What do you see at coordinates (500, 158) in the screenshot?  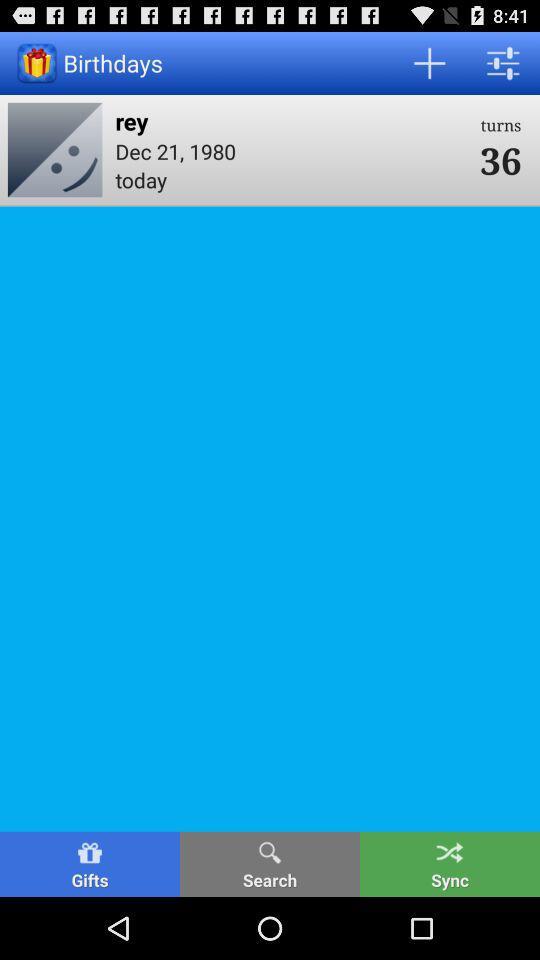 I see `the 36 item` at bounding box center [500, 158].